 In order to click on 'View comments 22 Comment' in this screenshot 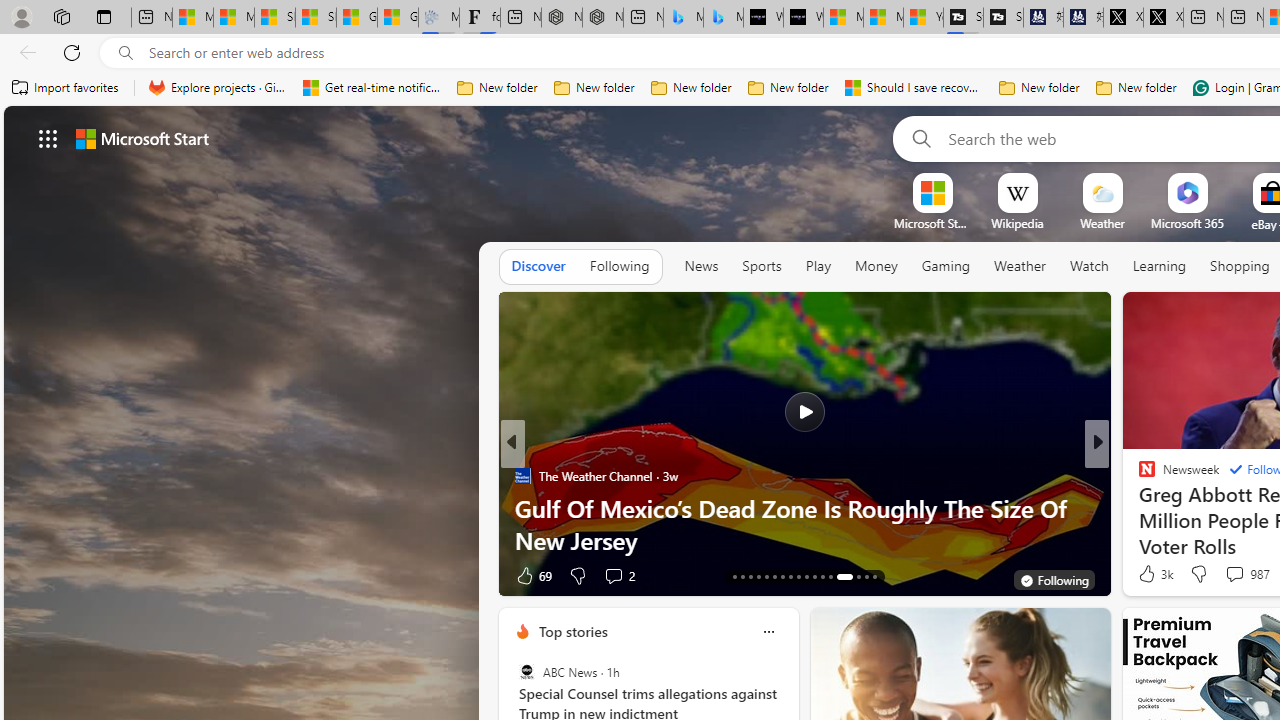, I will do `click(11, 575)`.